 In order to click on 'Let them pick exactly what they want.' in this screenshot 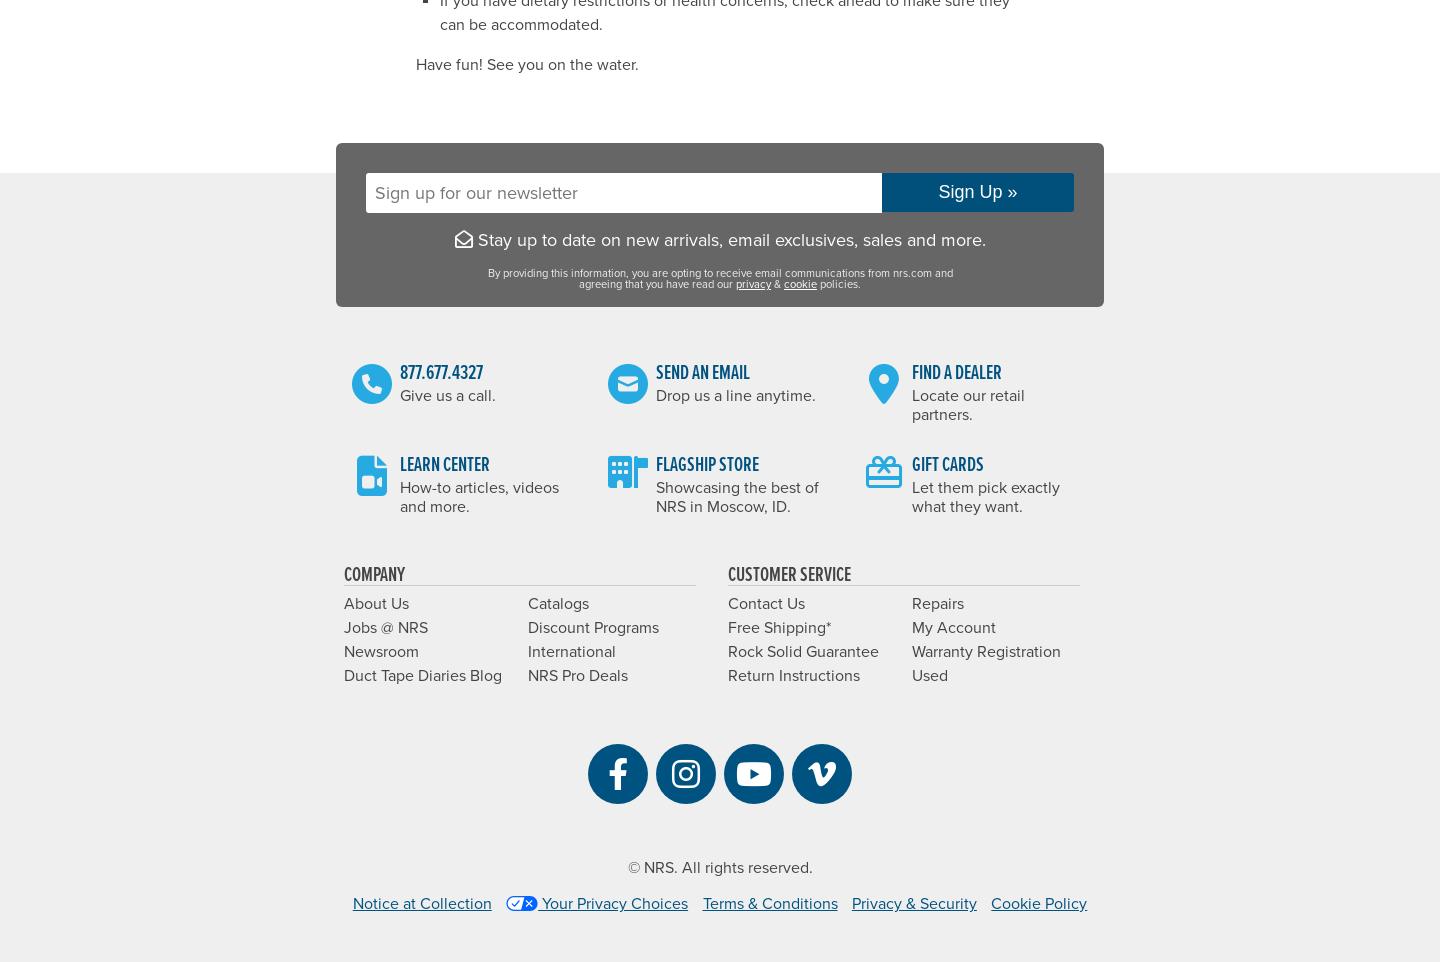, I will do `click(984, 495)`.